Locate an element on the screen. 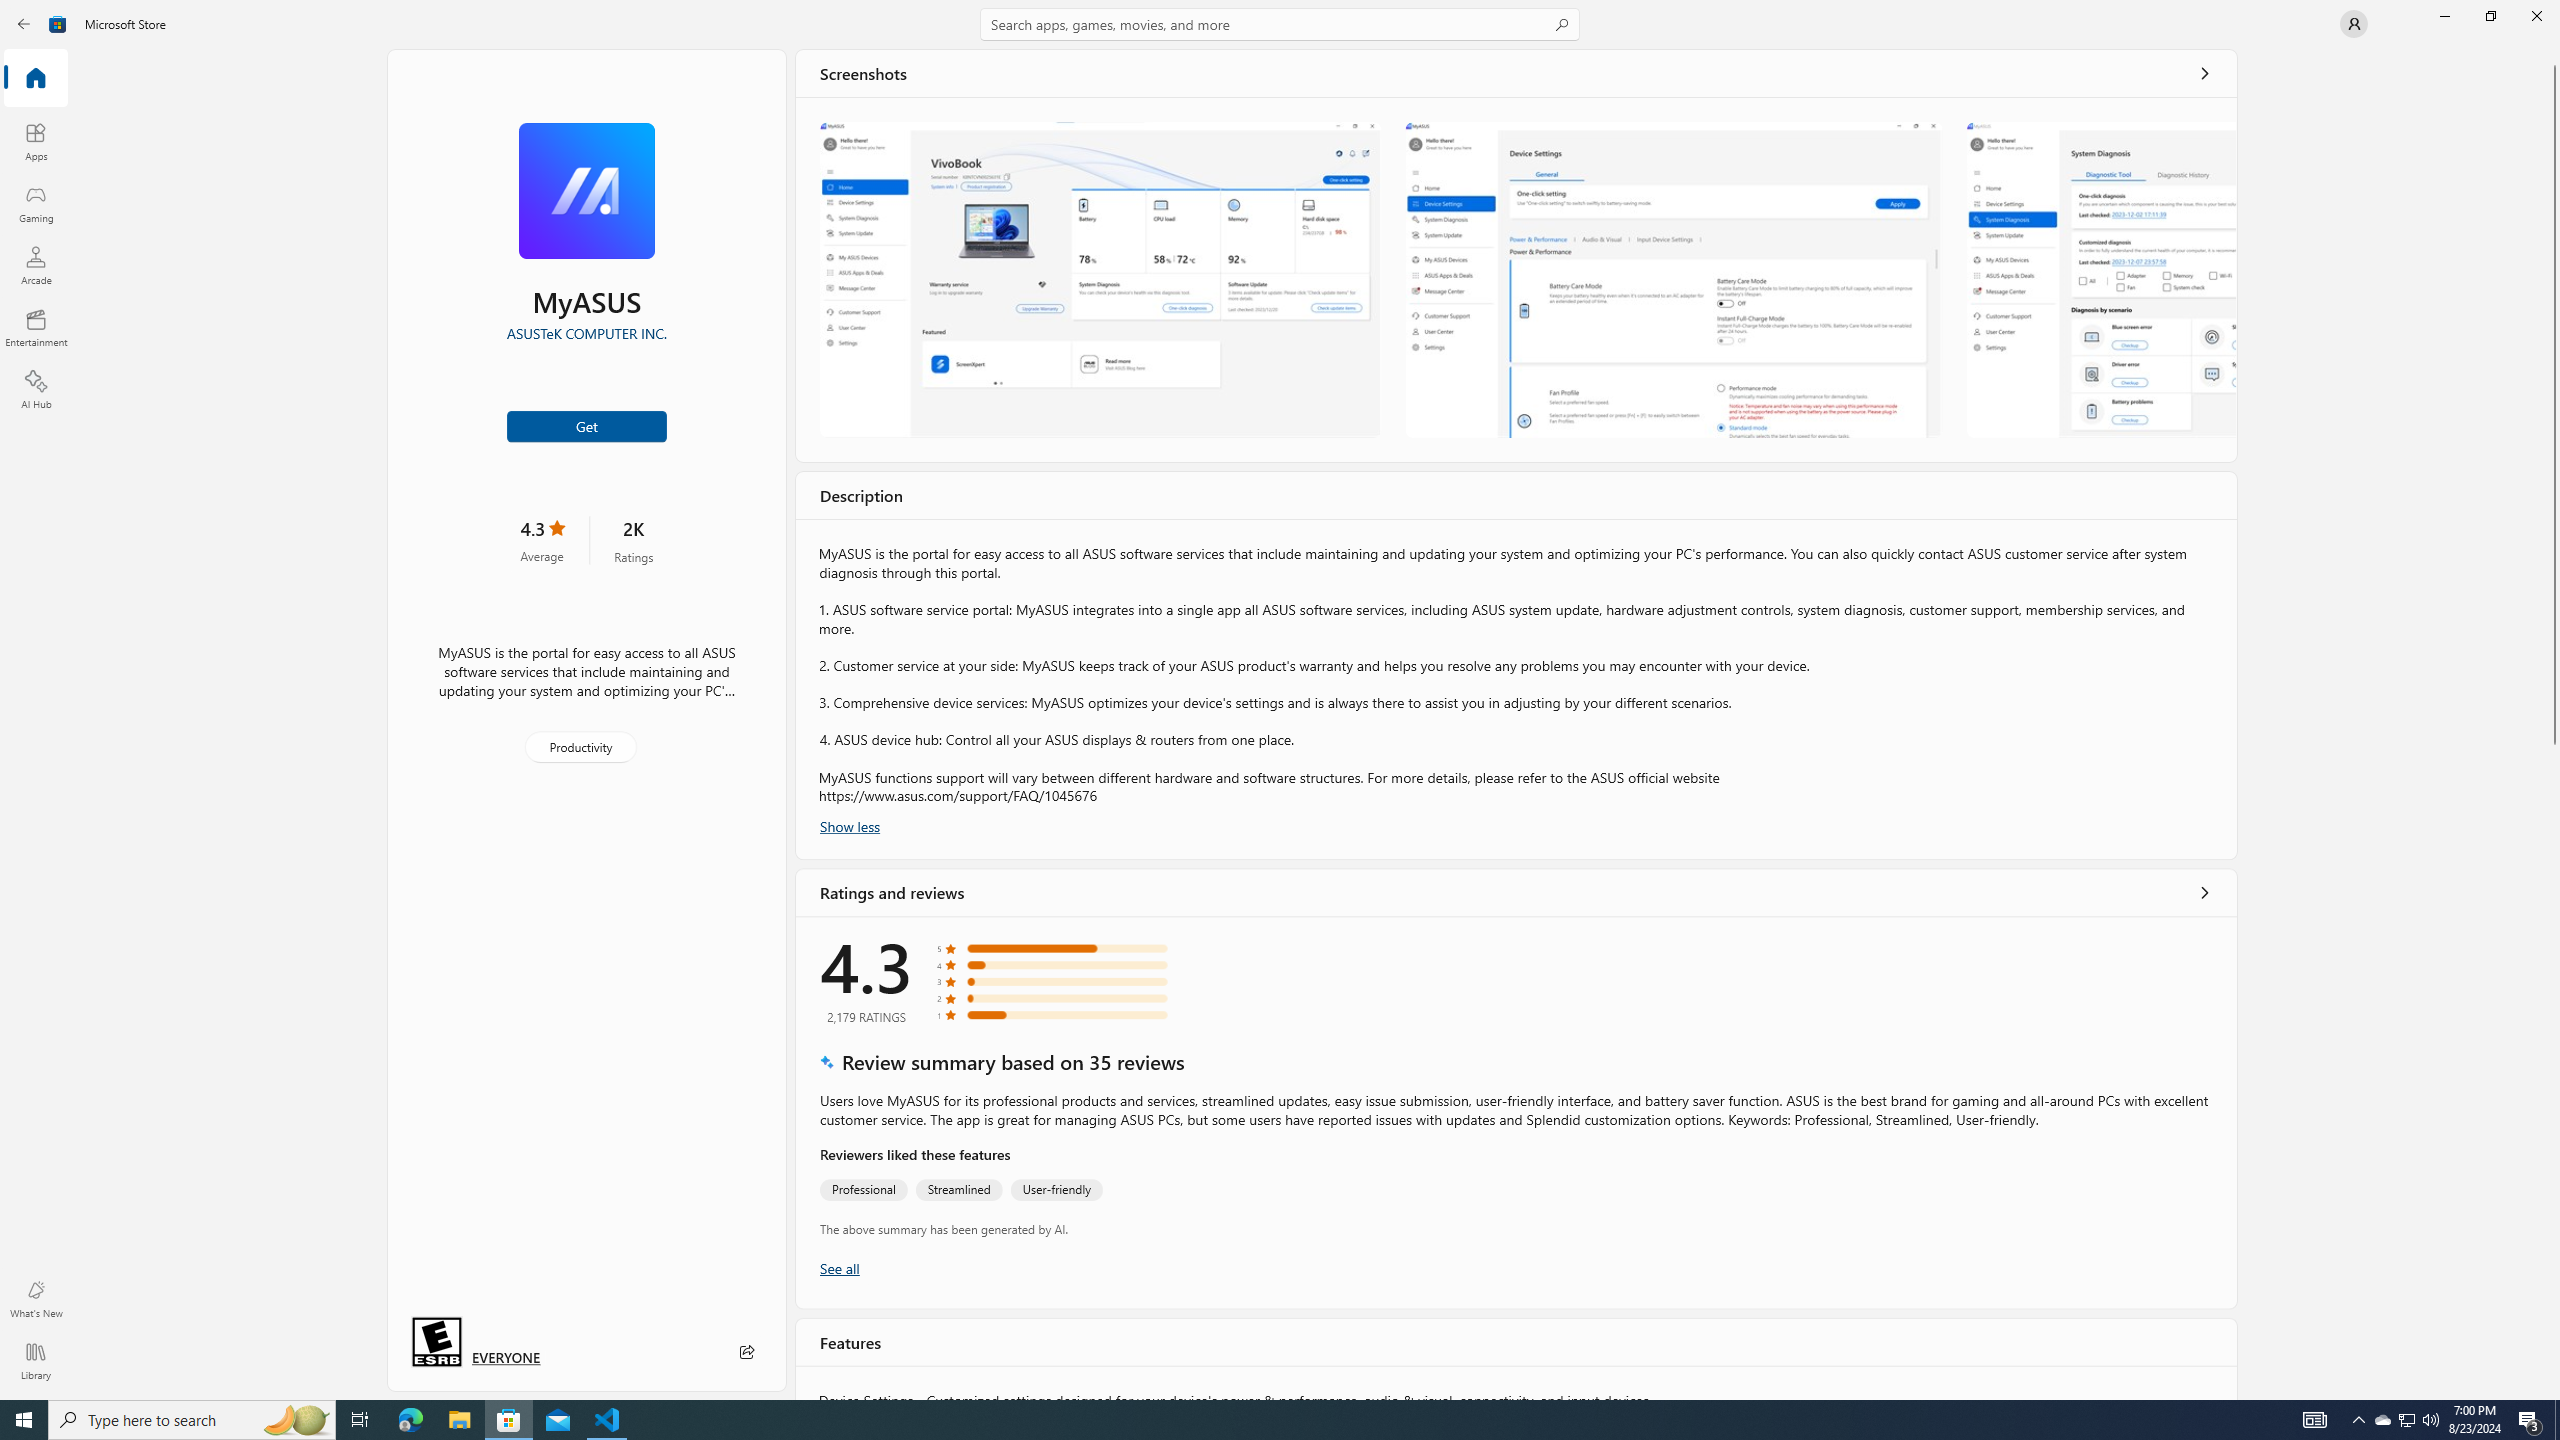  'Show all ratings and reviews' is located at coordinates (2205, 892).